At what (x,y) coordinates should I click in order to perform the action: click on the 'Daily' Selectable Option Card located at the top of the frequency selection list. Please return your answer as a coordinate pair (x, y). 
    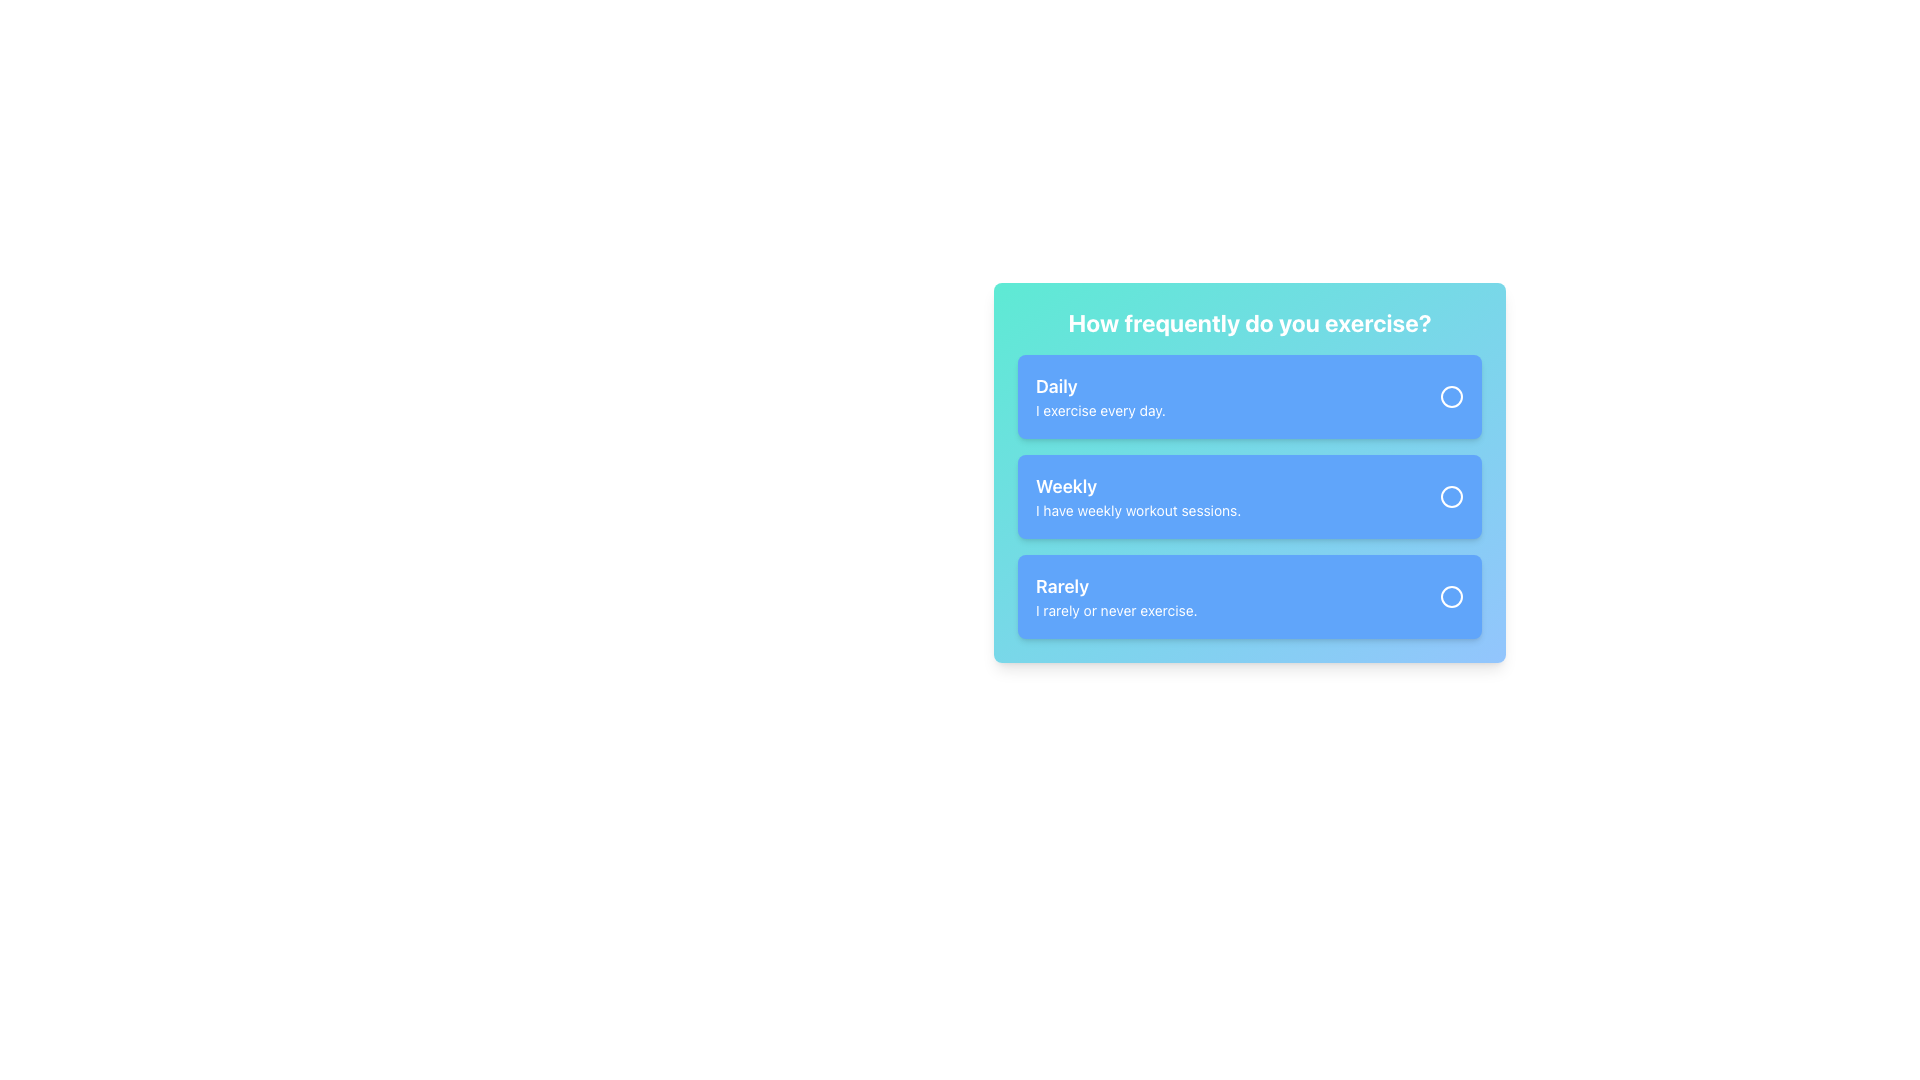
    Looking at the image, I should click on (1248, 397).